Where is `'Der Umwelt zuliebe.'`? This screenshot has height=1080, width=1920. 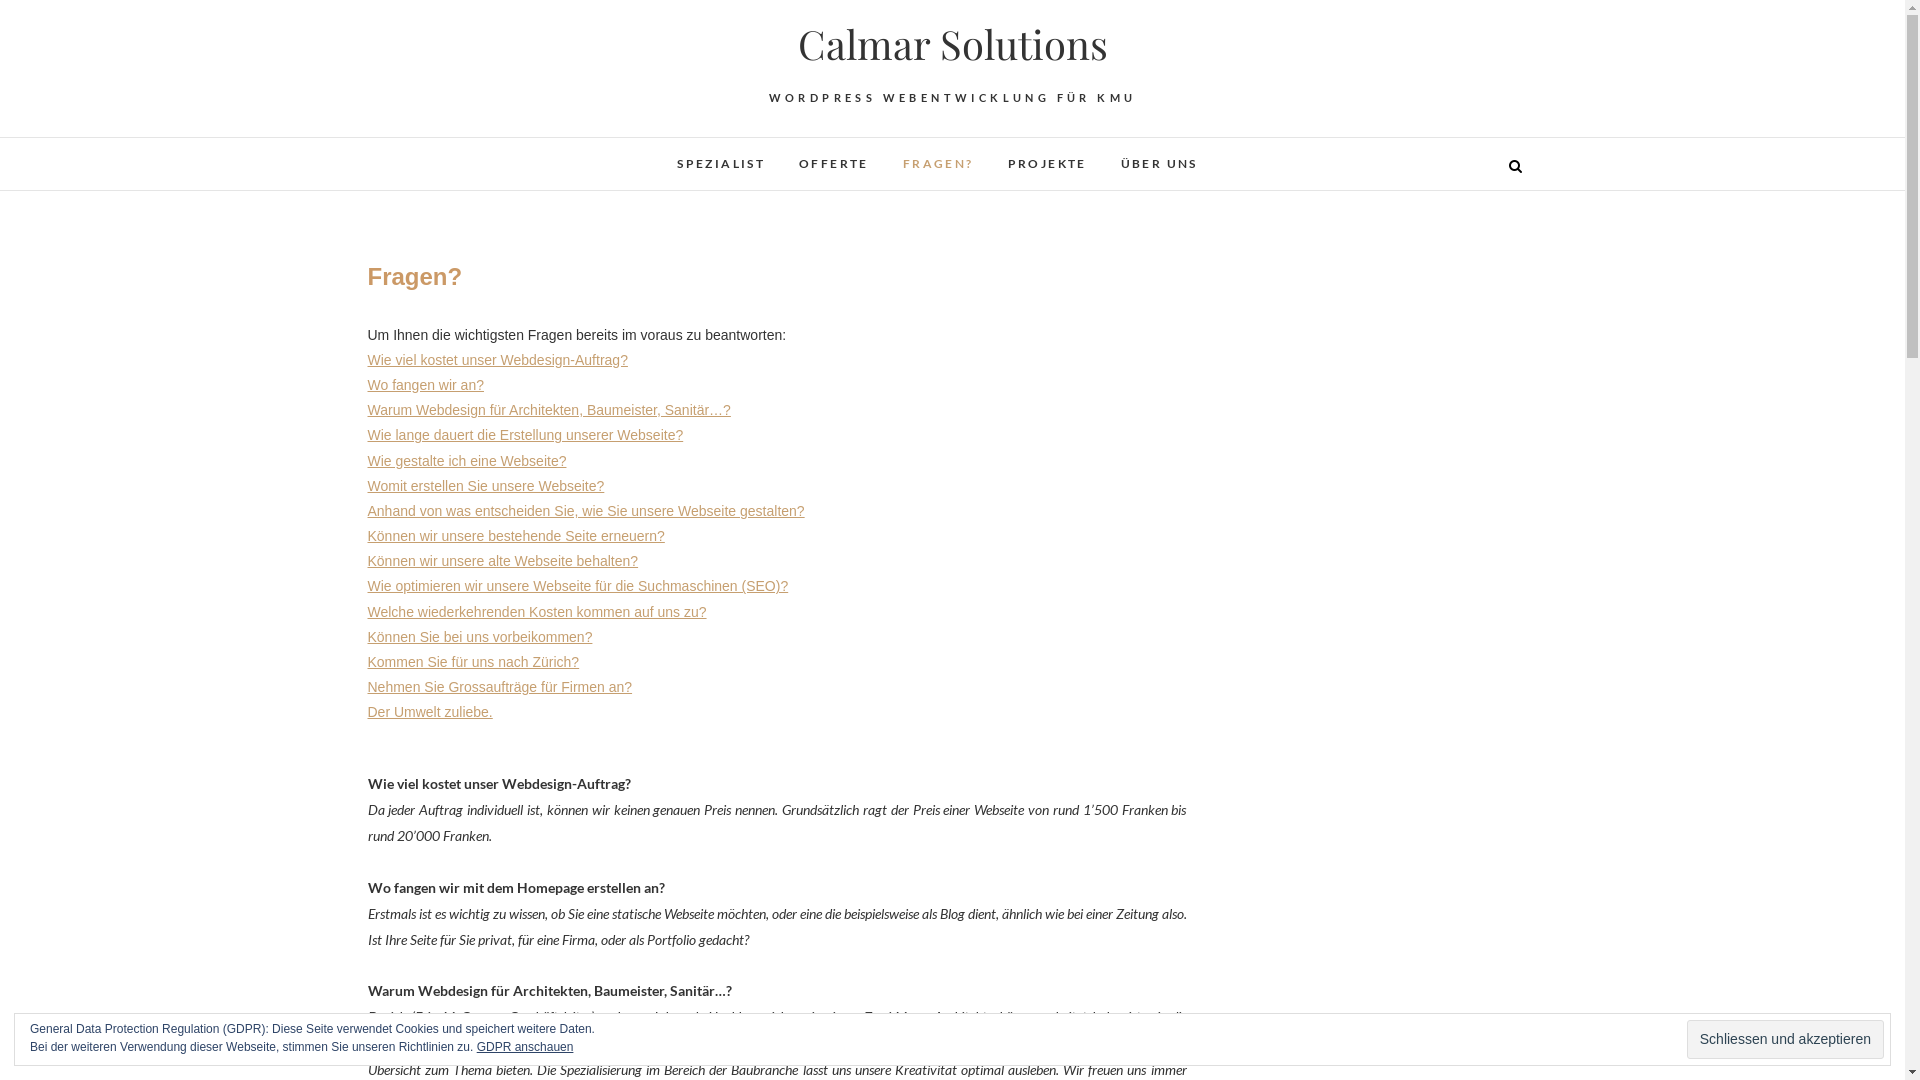
'Der Umwelt zuliebe.' is located at coordinates (429, 711).